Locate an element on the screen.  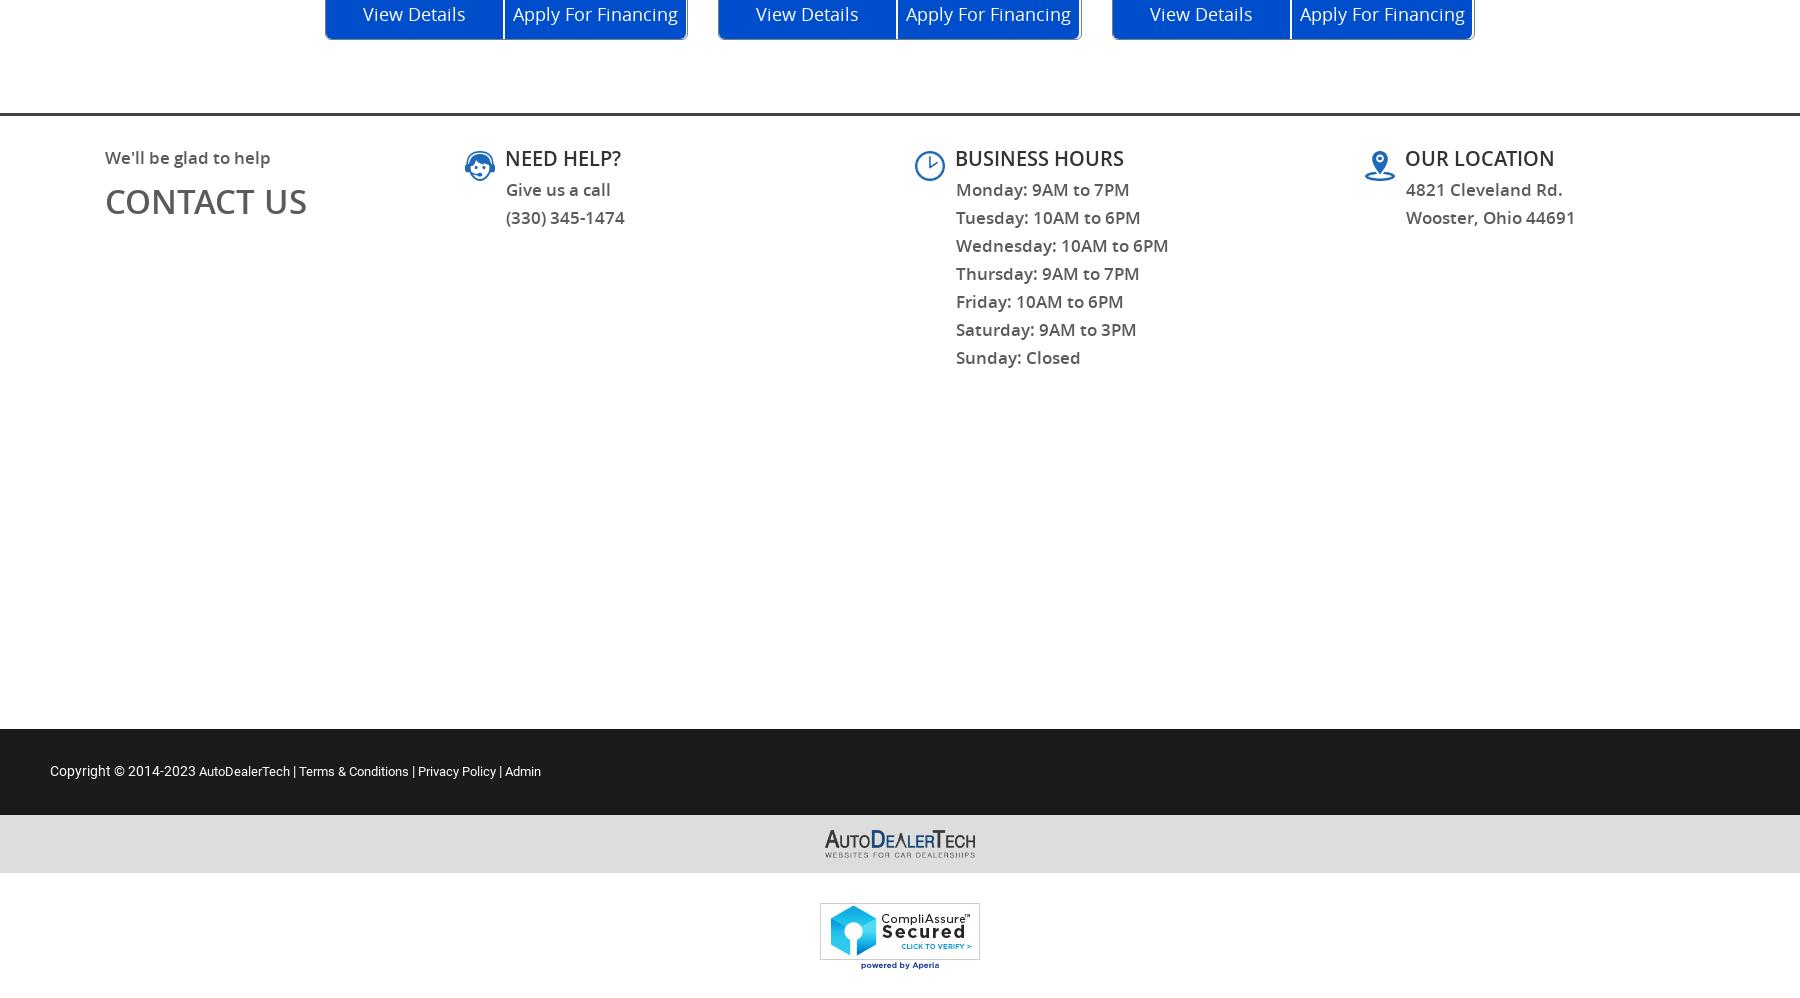
'Friday: 10AM to 6PM' is located at coordinates (954, 301).